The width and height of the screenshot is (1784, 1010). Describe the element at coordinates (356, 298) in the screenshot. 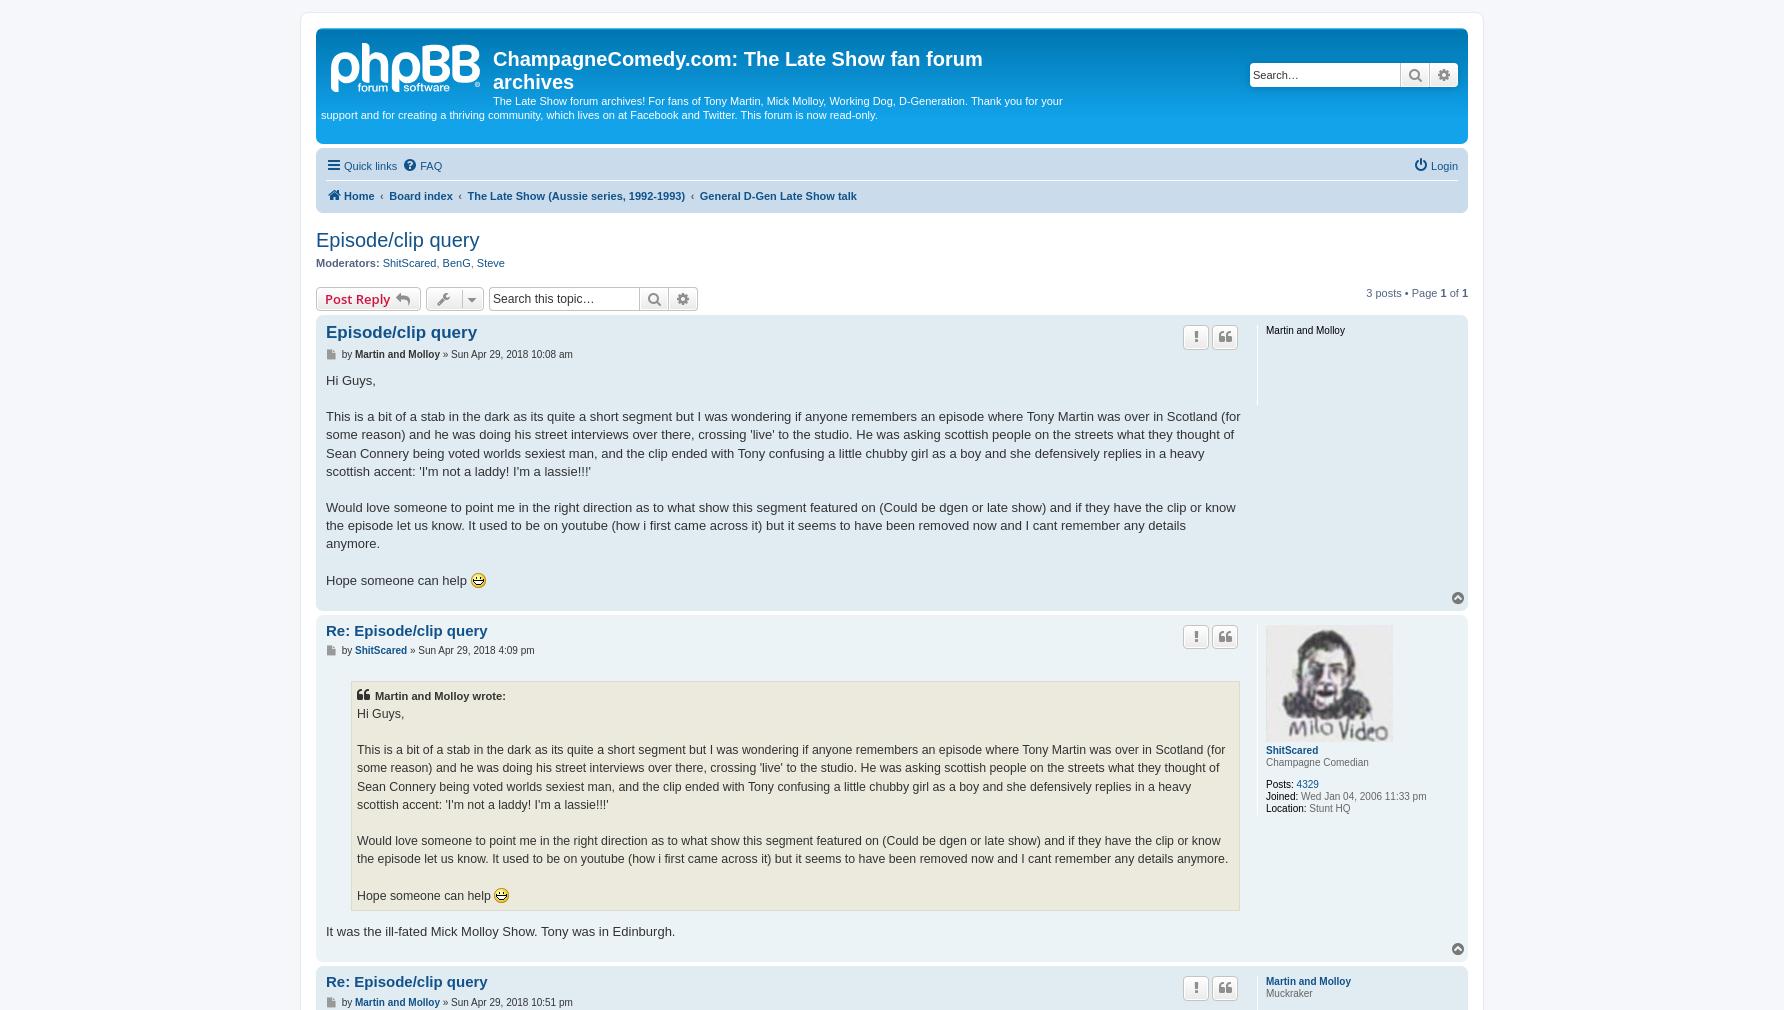

I see `'Post Reply'` at that location.